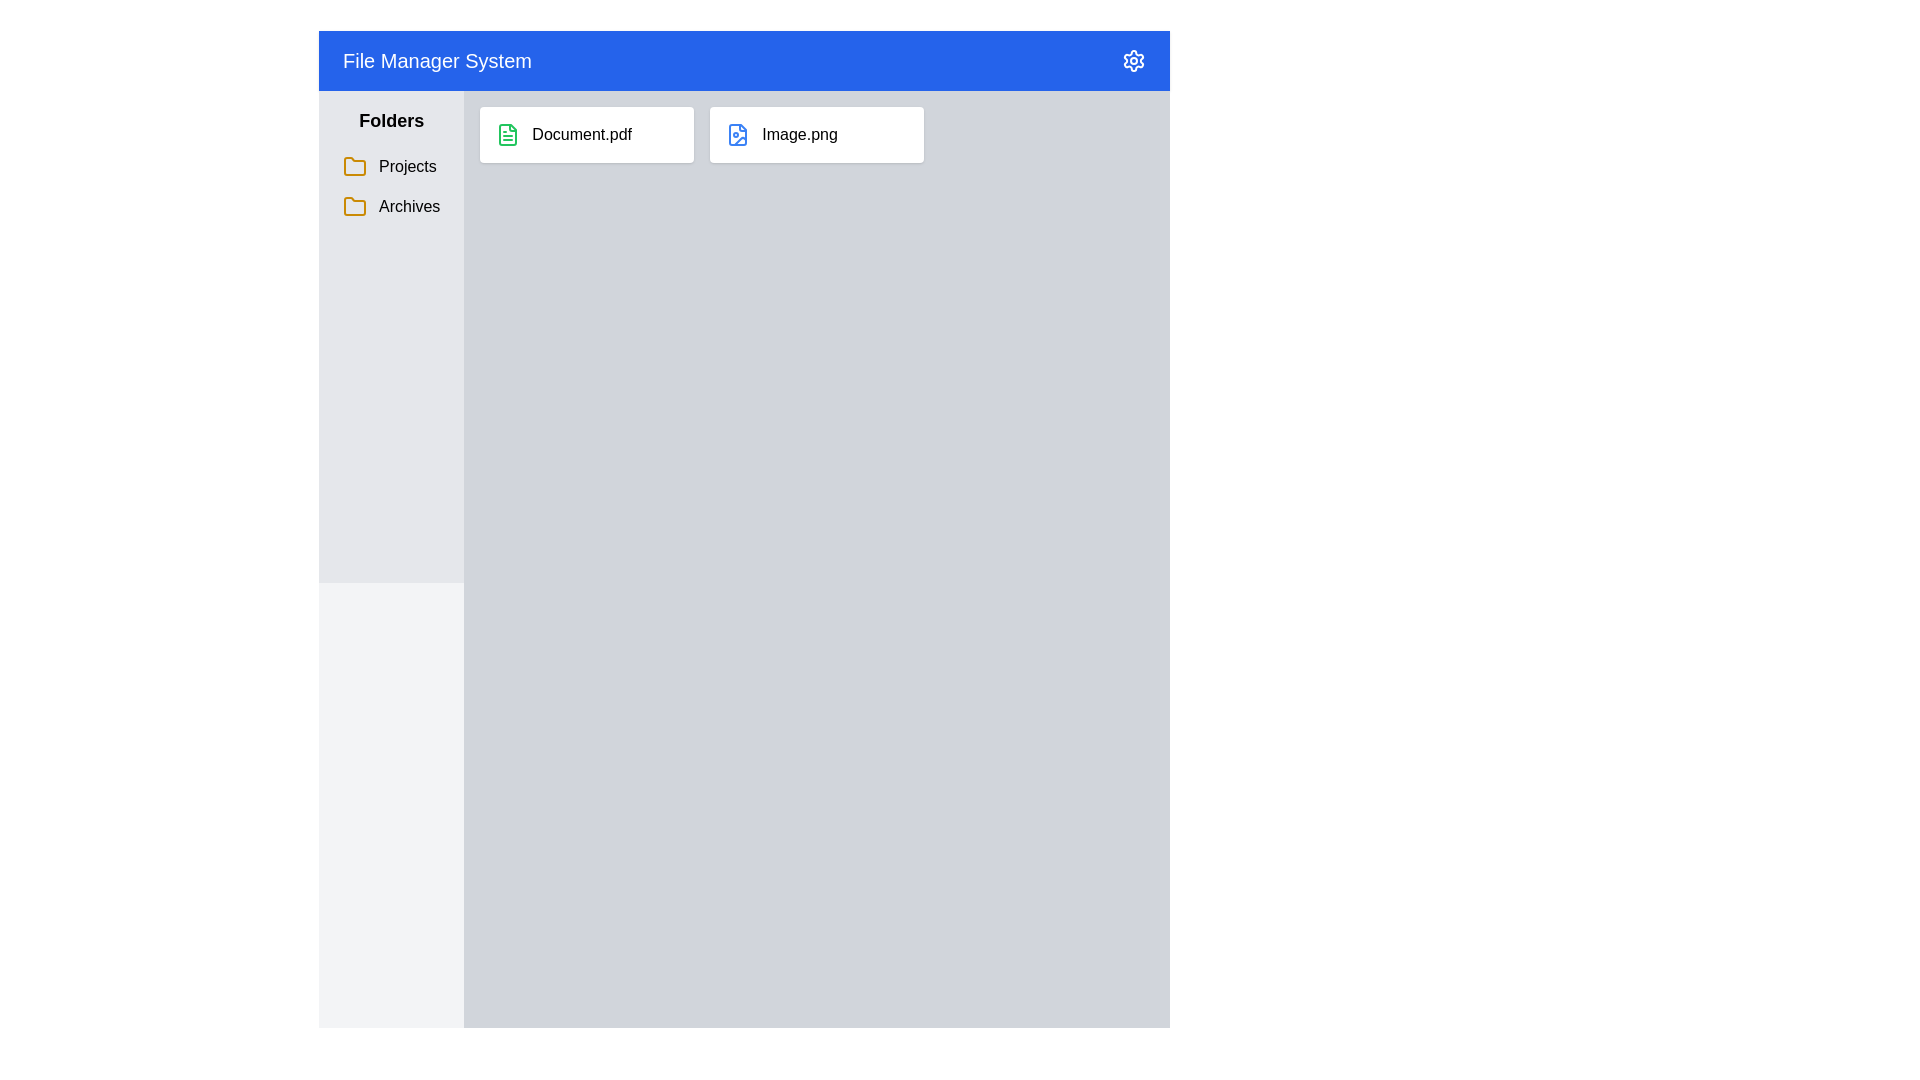 The height and width of the screenshot is (1080, 1920). What do you see at coordinates (1133, 60) in the screenshot?
I see `the settings button located in the top-right corner of the blue header bar, immediately to the right of the 'File Manager System' text` at bounding box center [1133, 60].